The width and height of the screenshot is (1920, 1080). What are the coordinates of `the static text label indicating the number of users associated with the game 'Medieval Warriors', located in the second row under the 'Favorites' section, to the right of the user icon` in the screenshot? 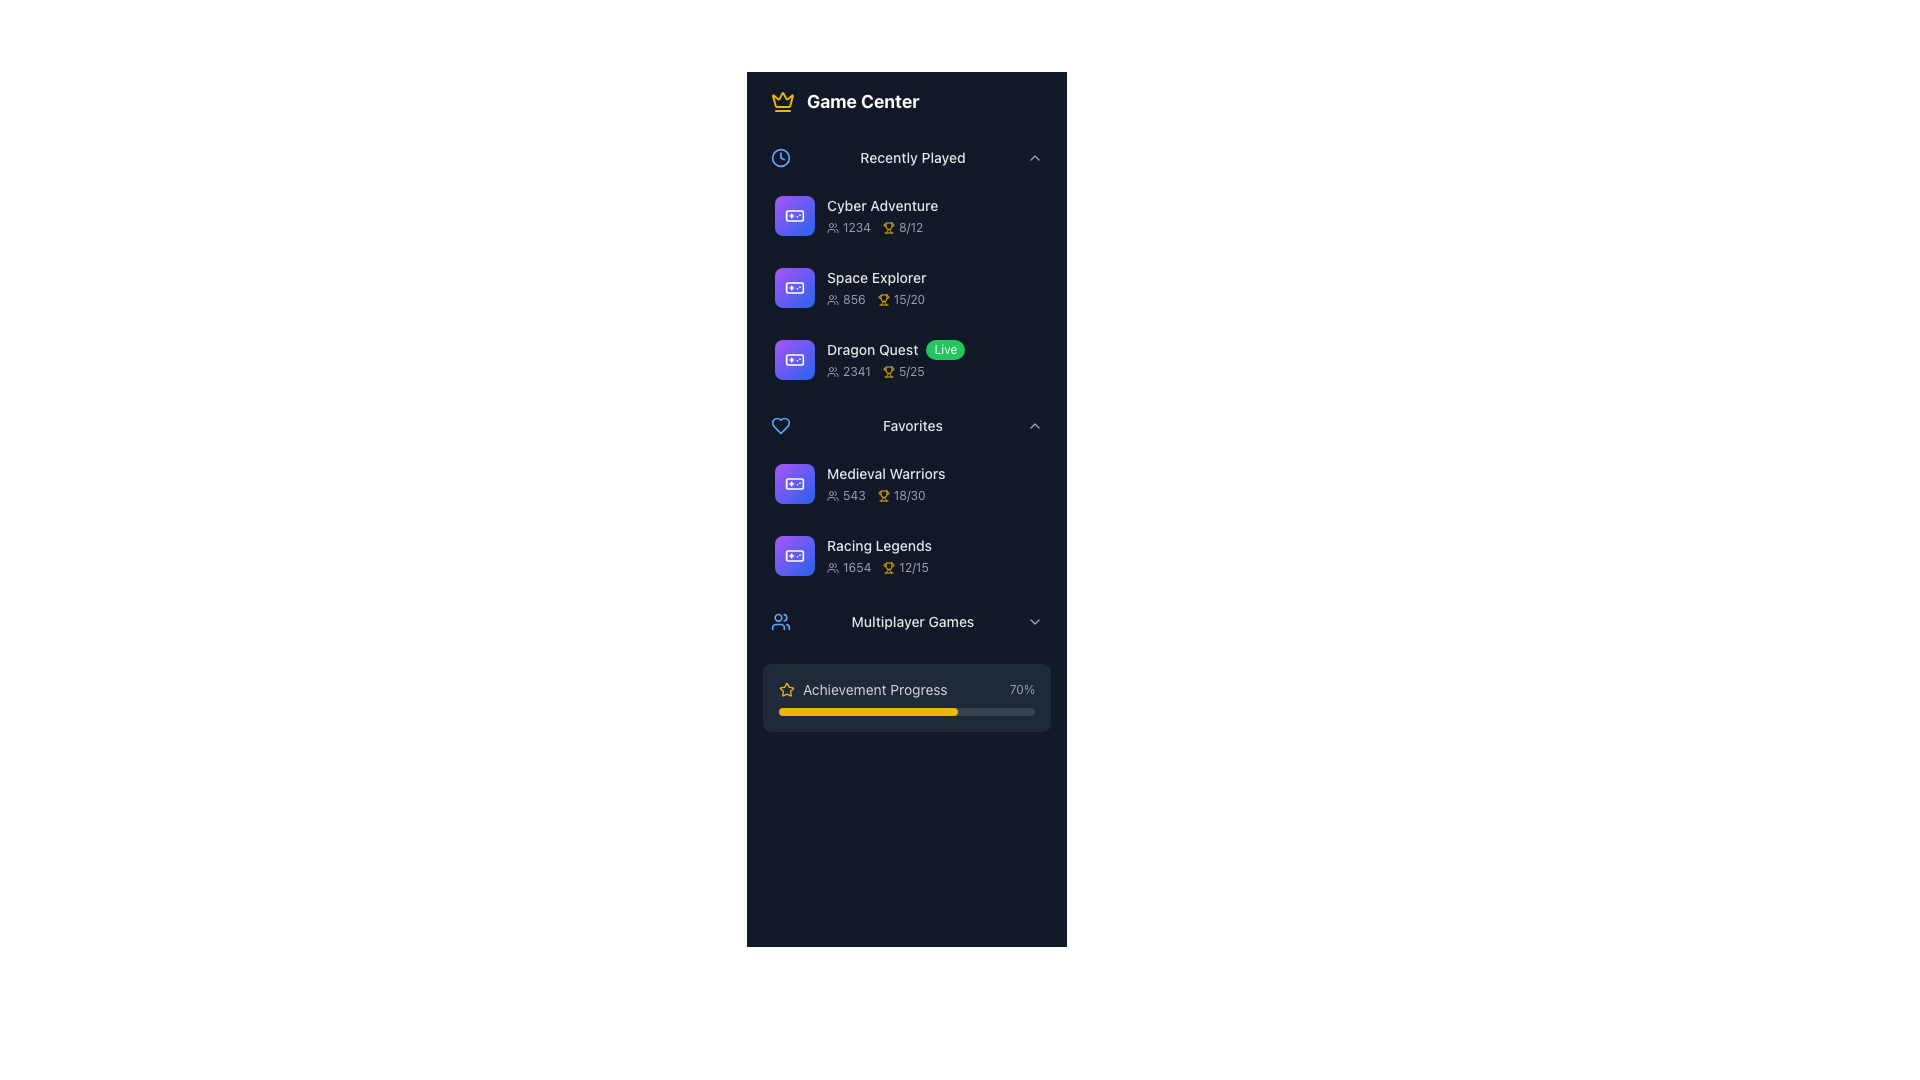 It's located at (854, 495).